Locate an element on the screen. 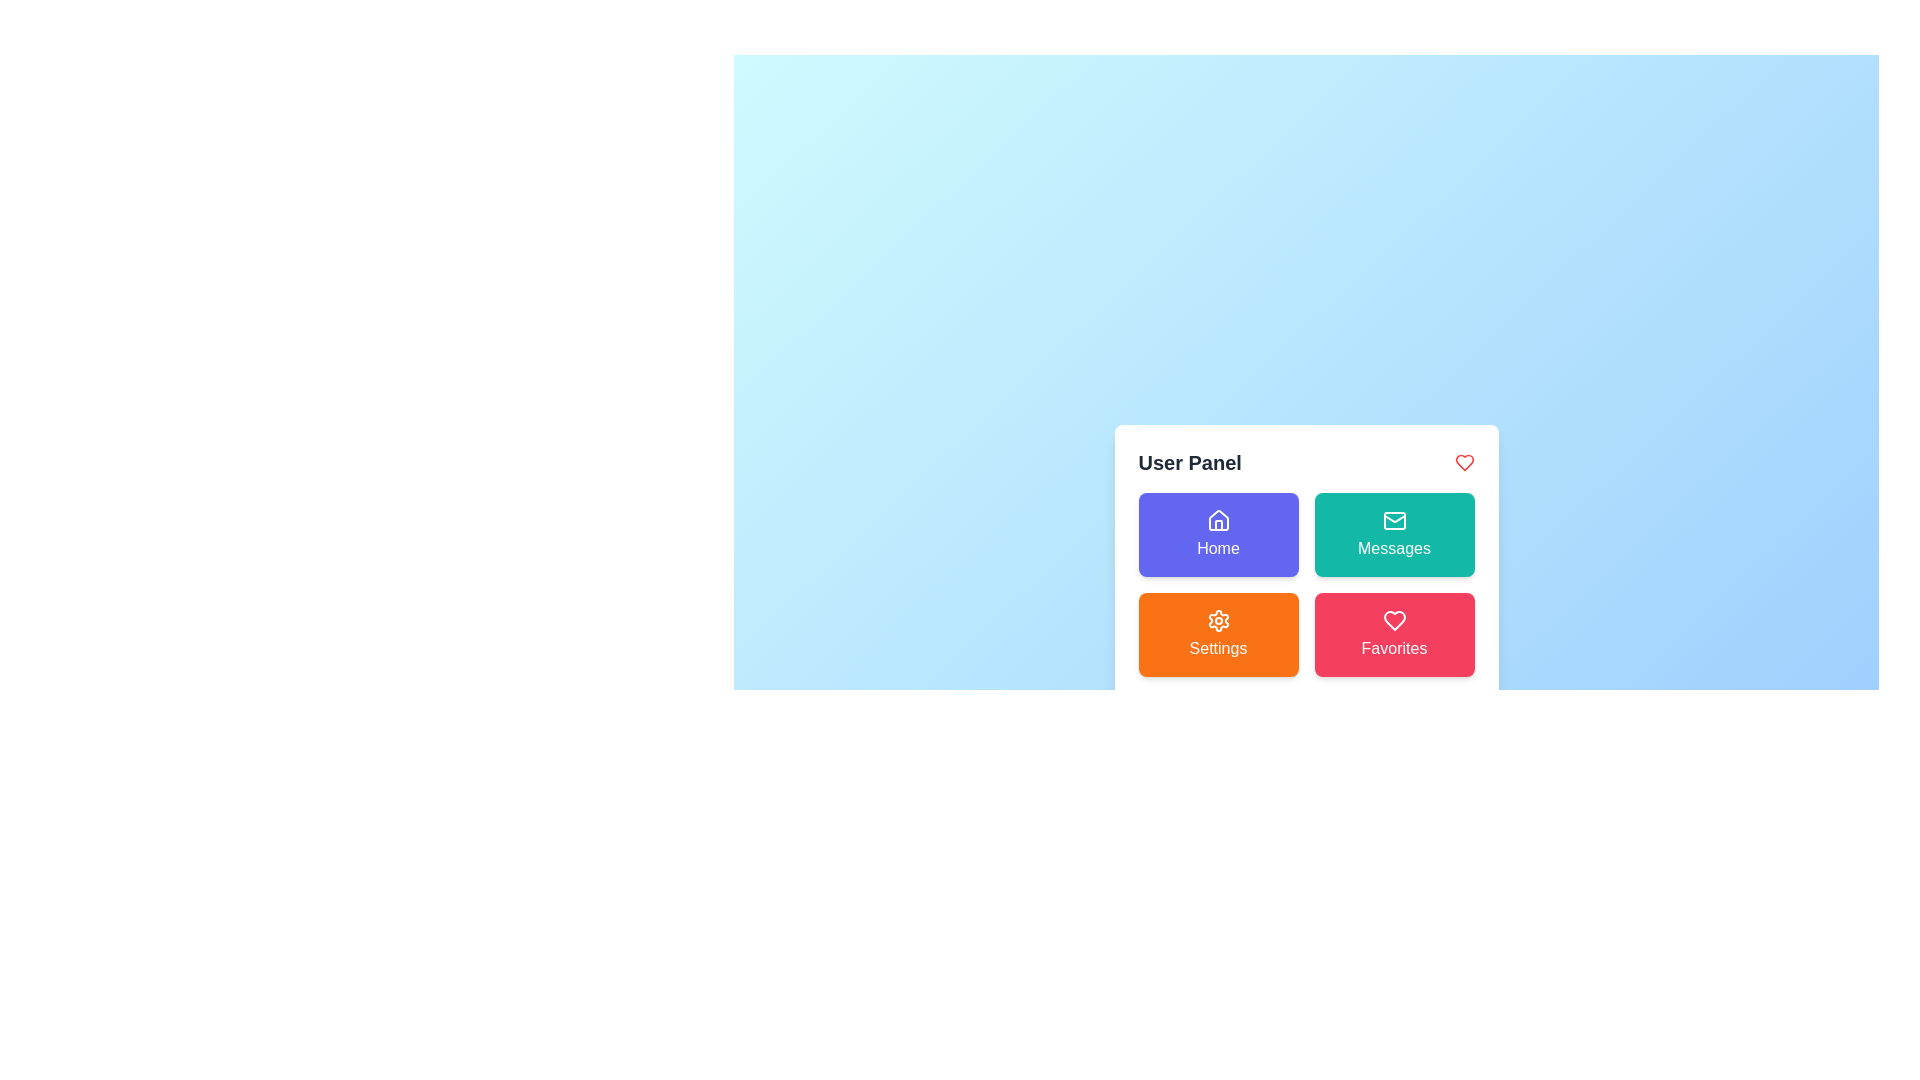 The width and height of the screenshot is (1920, 1080). the 'Home' button, which is a rectangular button with a light blue background and a white house icon above the text 'Home' in white, located in the top-left corner of the grid within the 'User Panel' is located at coordinates (1217, 534).